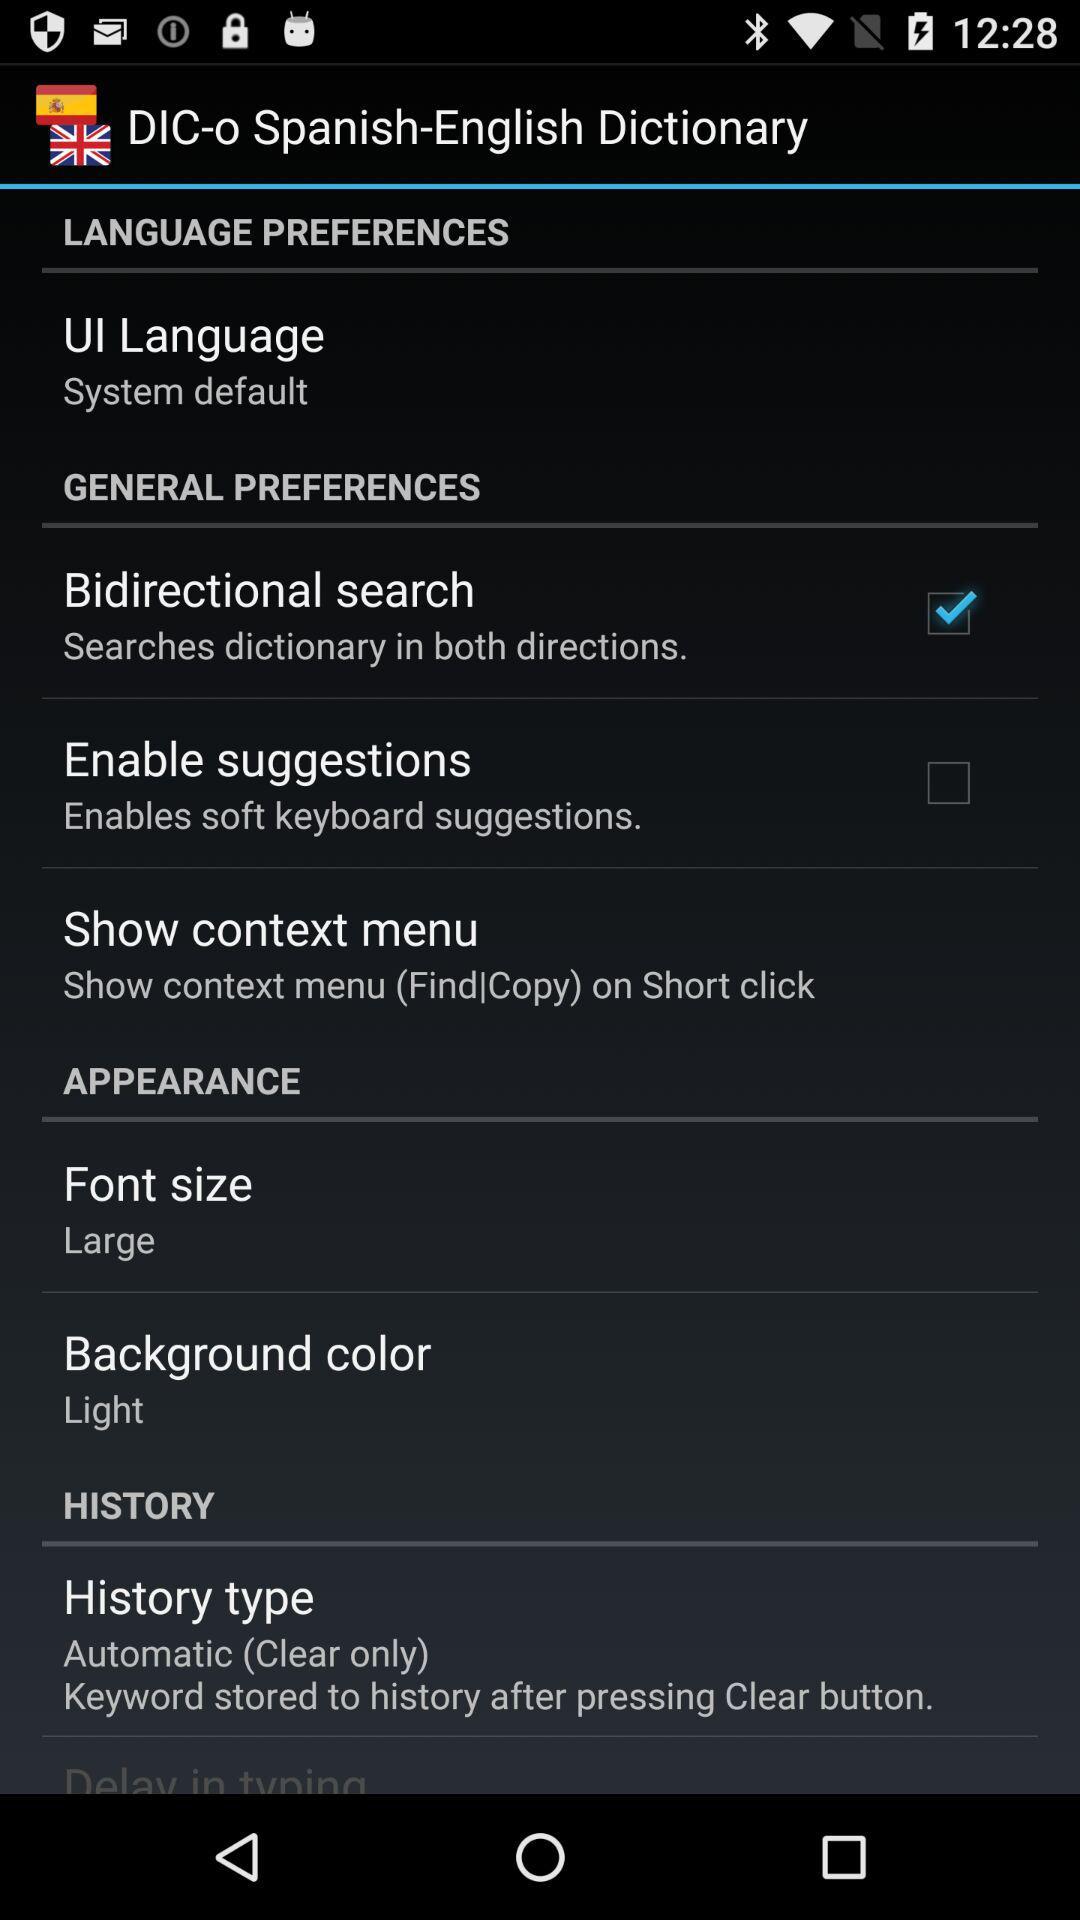 This screenshot has height=1920, width=1080. What do you see at coordinates (215, 1773) in the screenshot?
I see `the icon below the automatic clear only item` at bounding box center [215, 1773].